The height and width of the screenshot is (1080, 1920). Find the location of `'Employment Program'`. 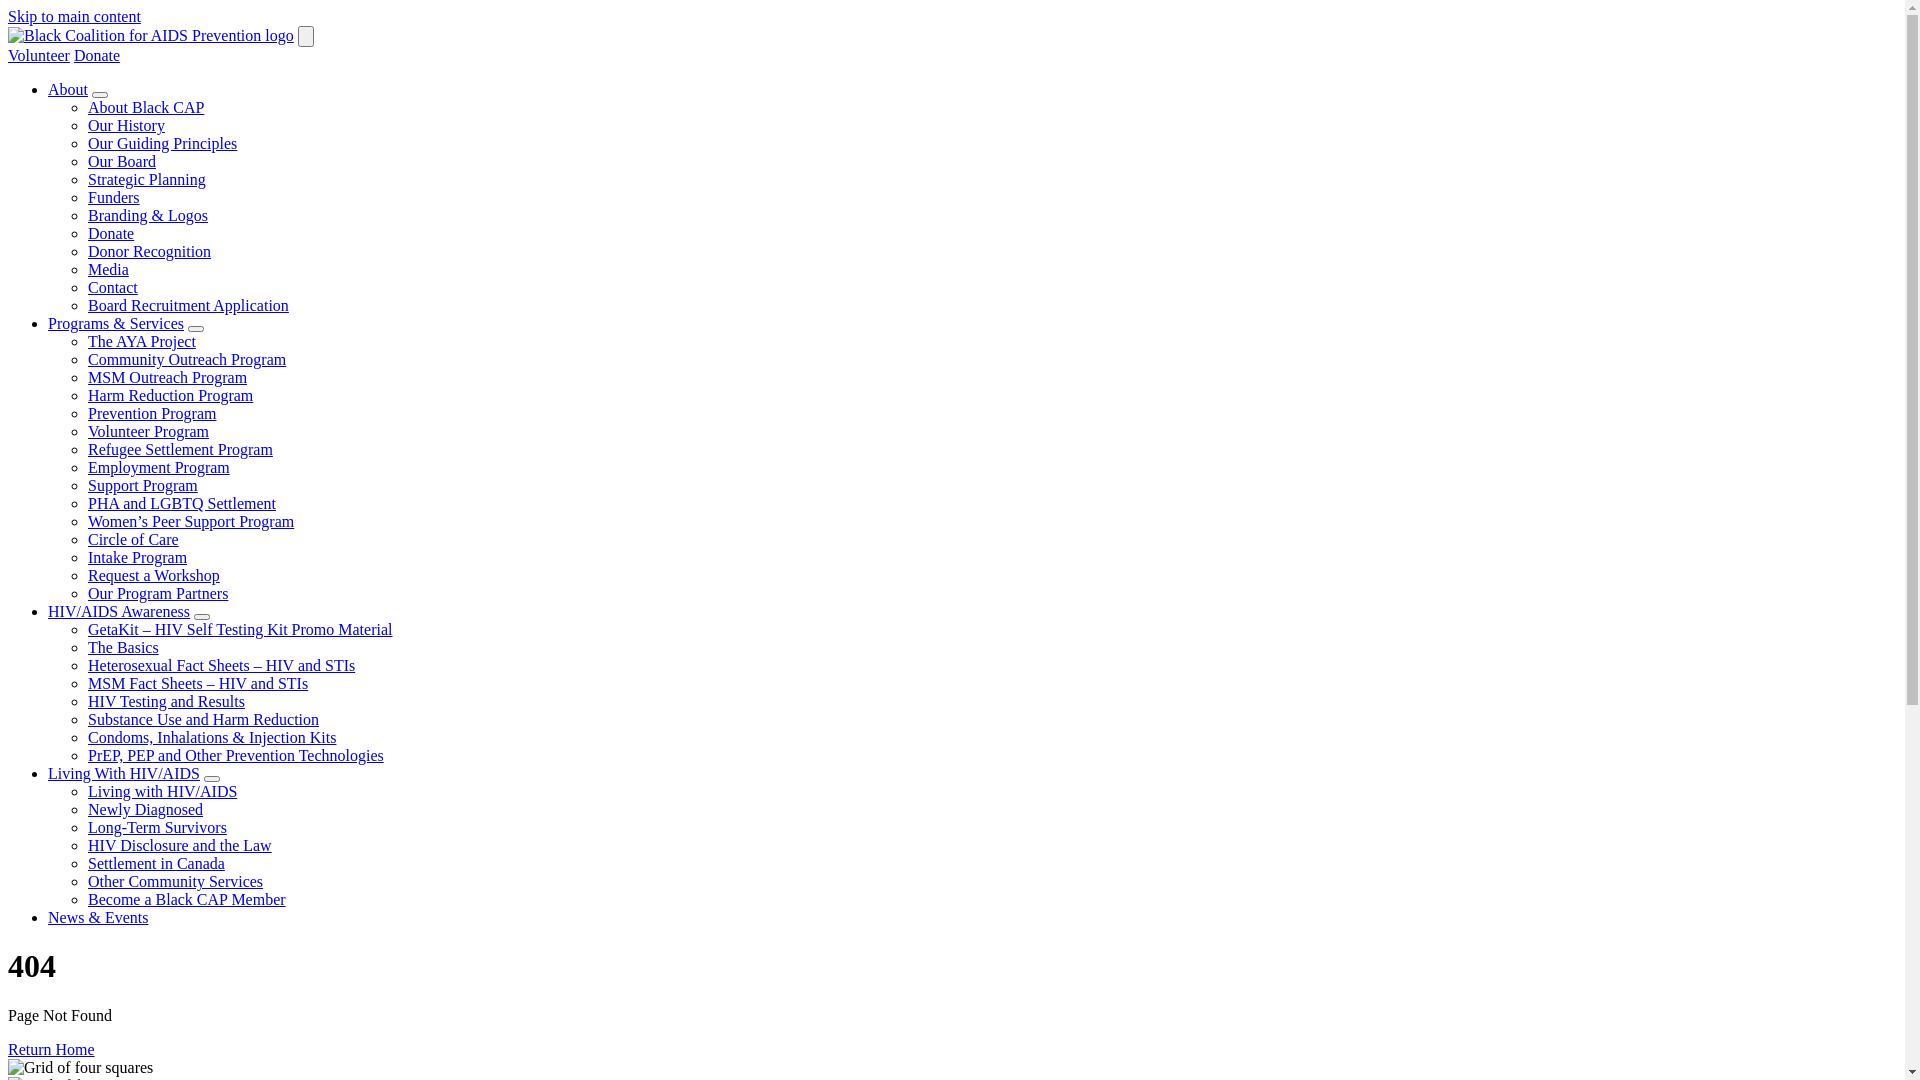

'Employment Program' is located at coordinates (157, 467).